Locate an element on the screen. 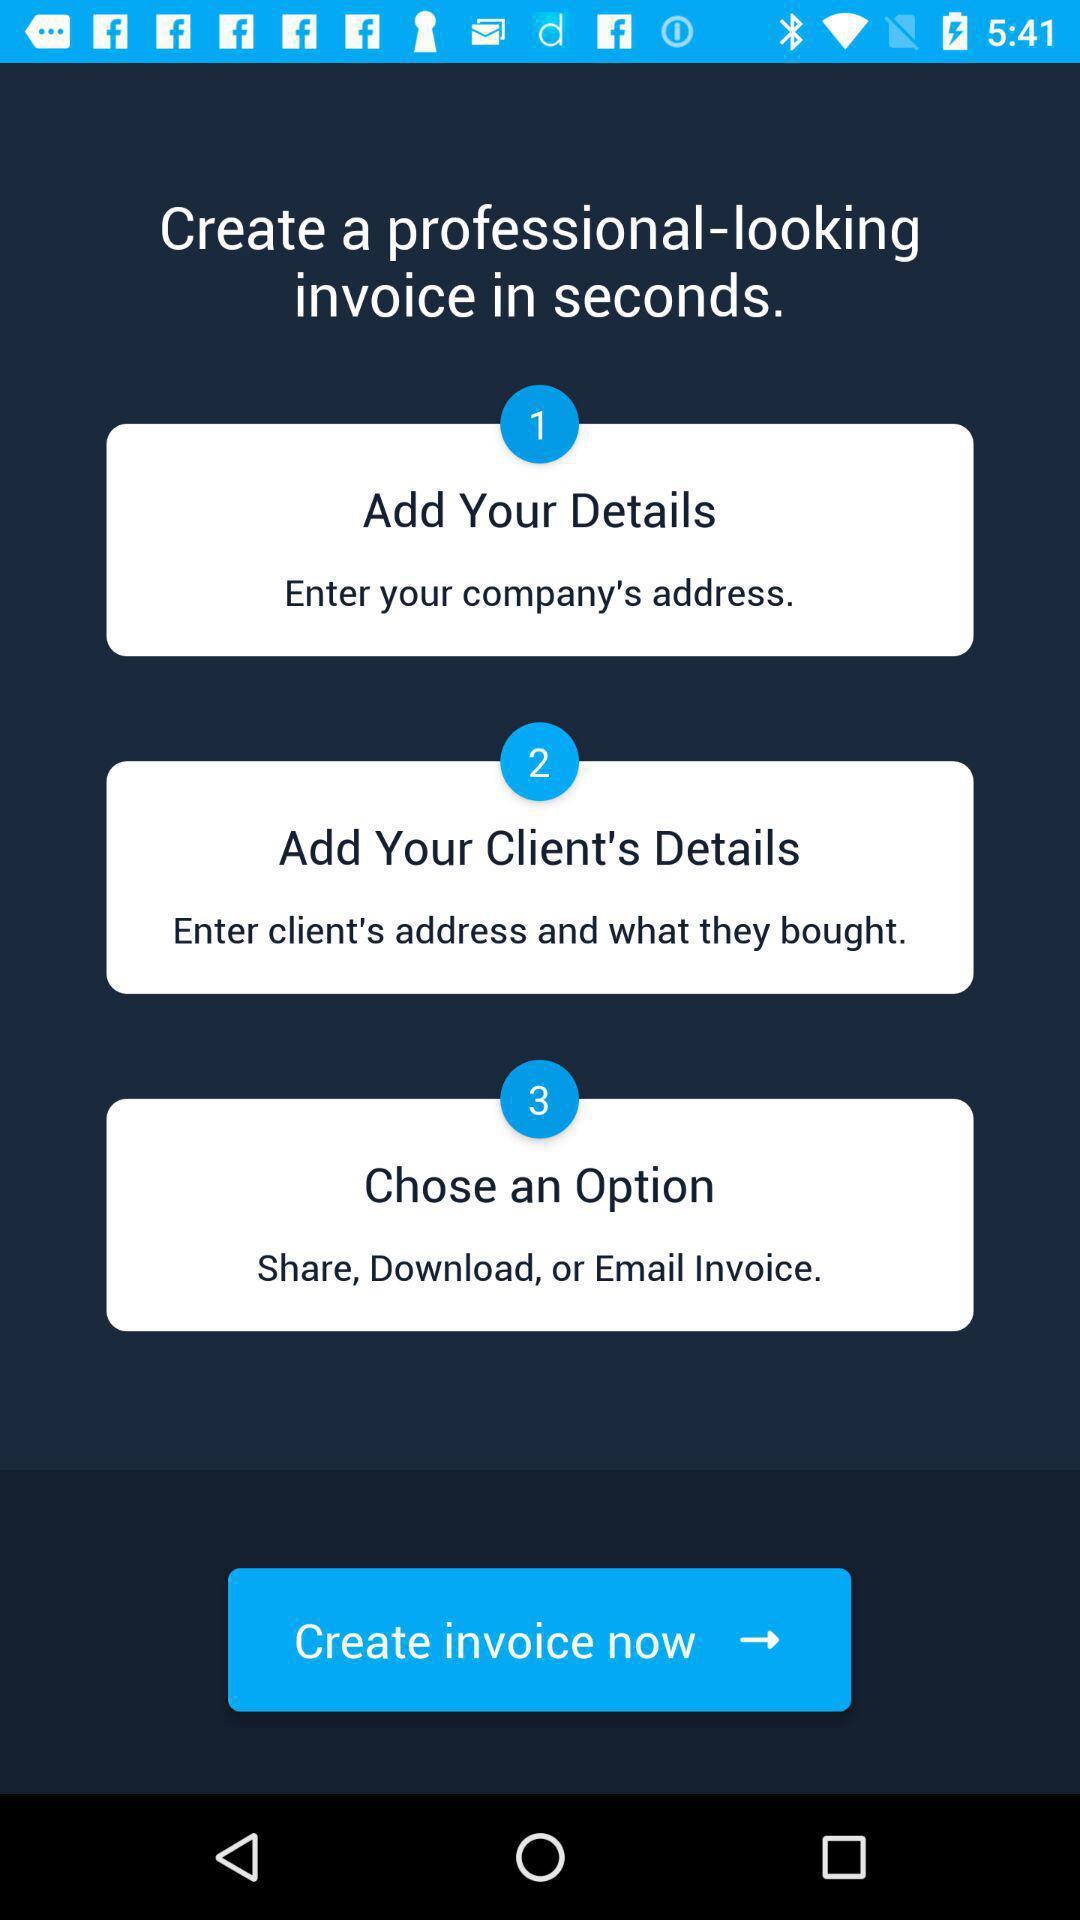 The height and width of the screenshot is (1920, 1080). enter your company item is located at coordinates (538, 610).